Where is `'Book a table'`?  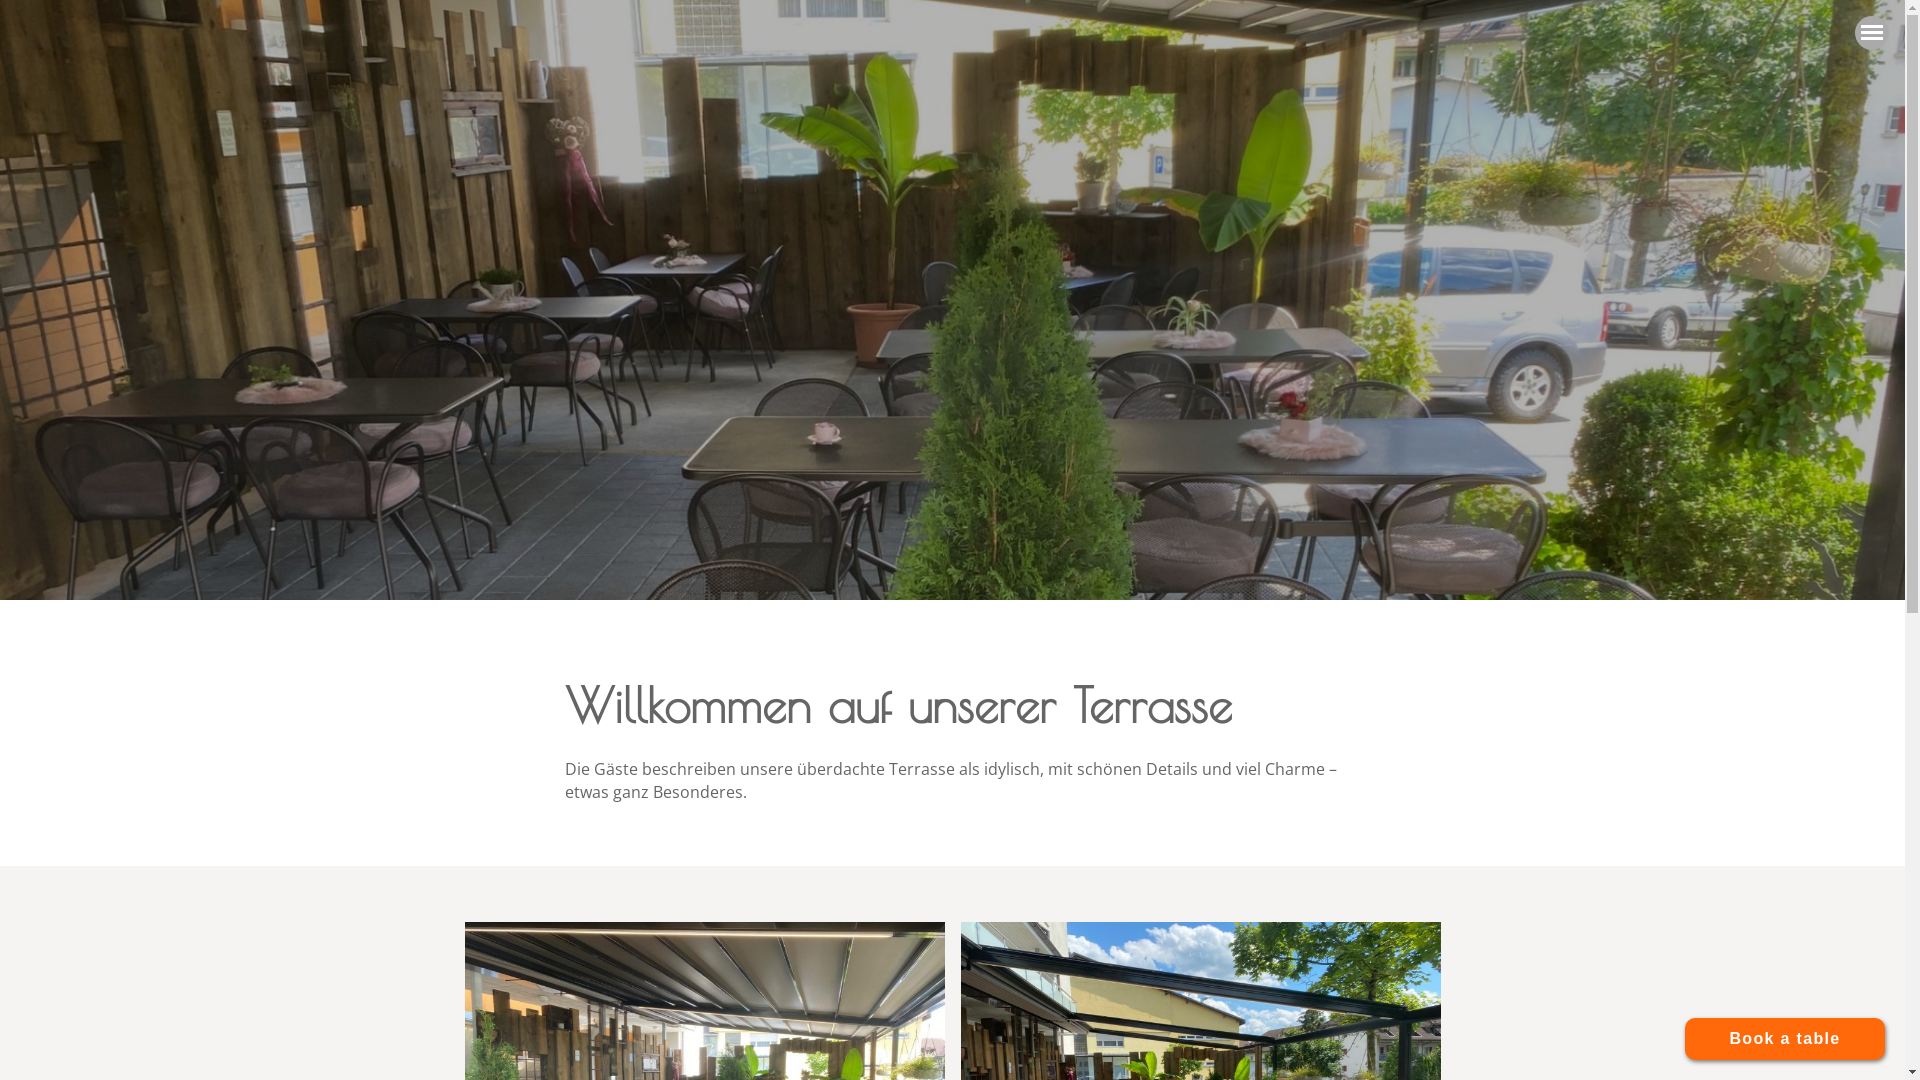 'Book a table' is located at coordinates (1785, 1037).